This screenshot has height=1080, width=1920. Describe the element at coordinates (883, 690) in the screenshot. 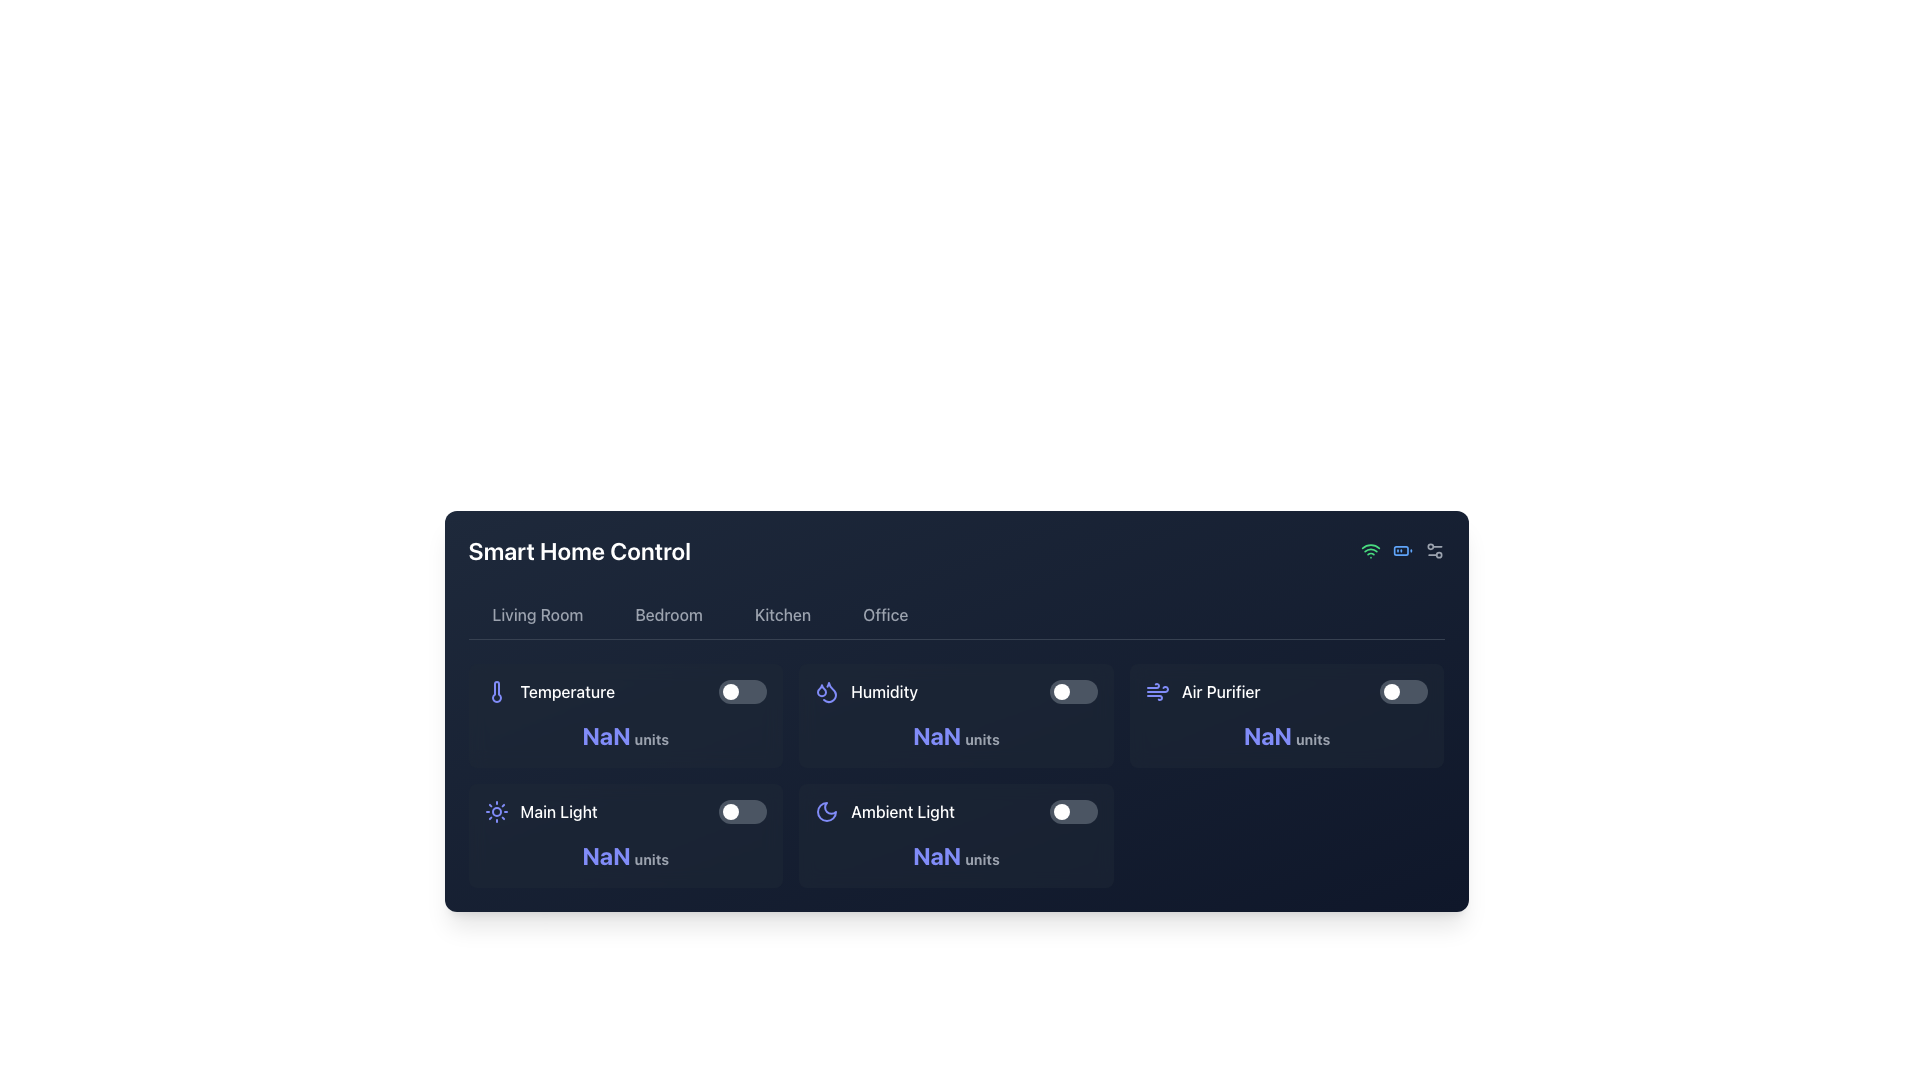

I see `the humidity label in the smart home control interface, which is located in the second column and first row of a 2x2 grid, next to a water droplets icon` at that location.